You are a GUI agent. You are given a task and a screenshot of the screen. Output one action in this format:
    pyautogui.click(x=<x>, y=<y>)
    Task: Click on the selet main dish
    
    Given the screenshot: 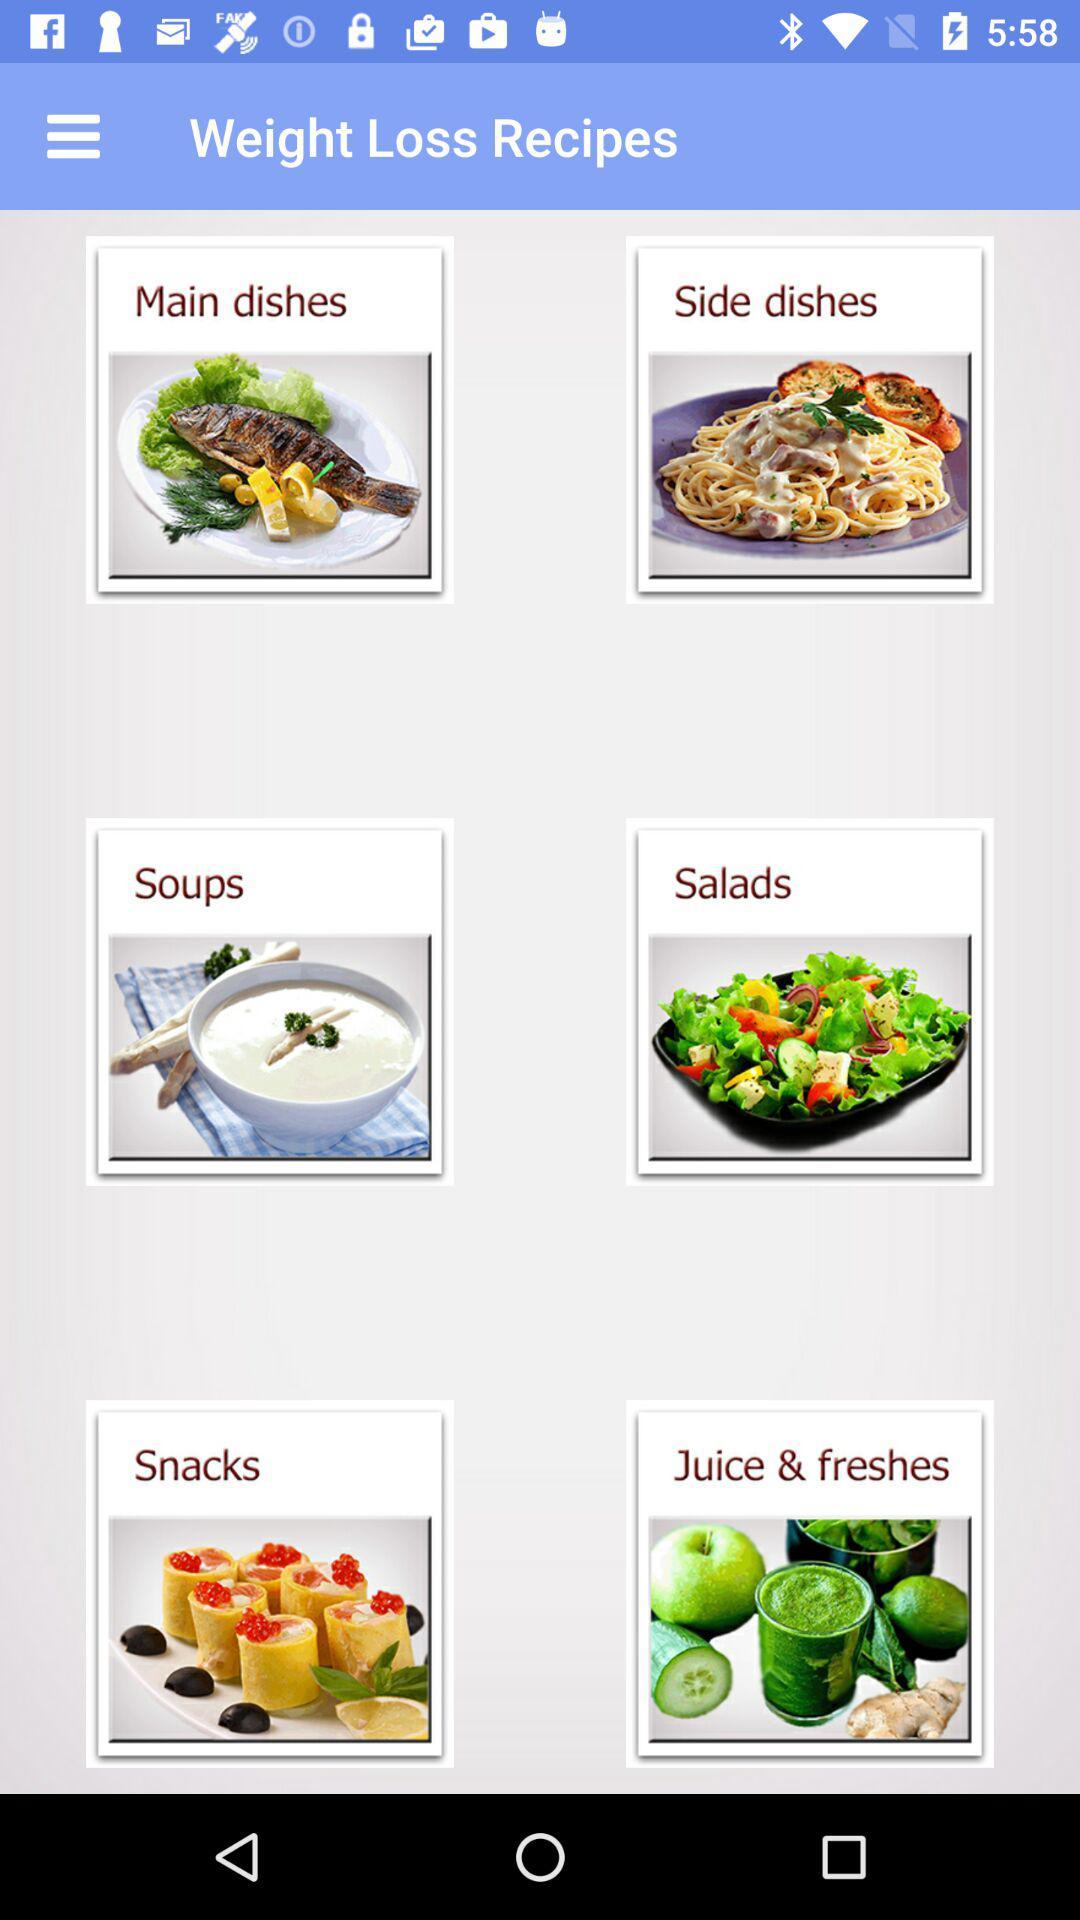 What is the action you would take?
    pyautogui.click(x=270, y=419)
    